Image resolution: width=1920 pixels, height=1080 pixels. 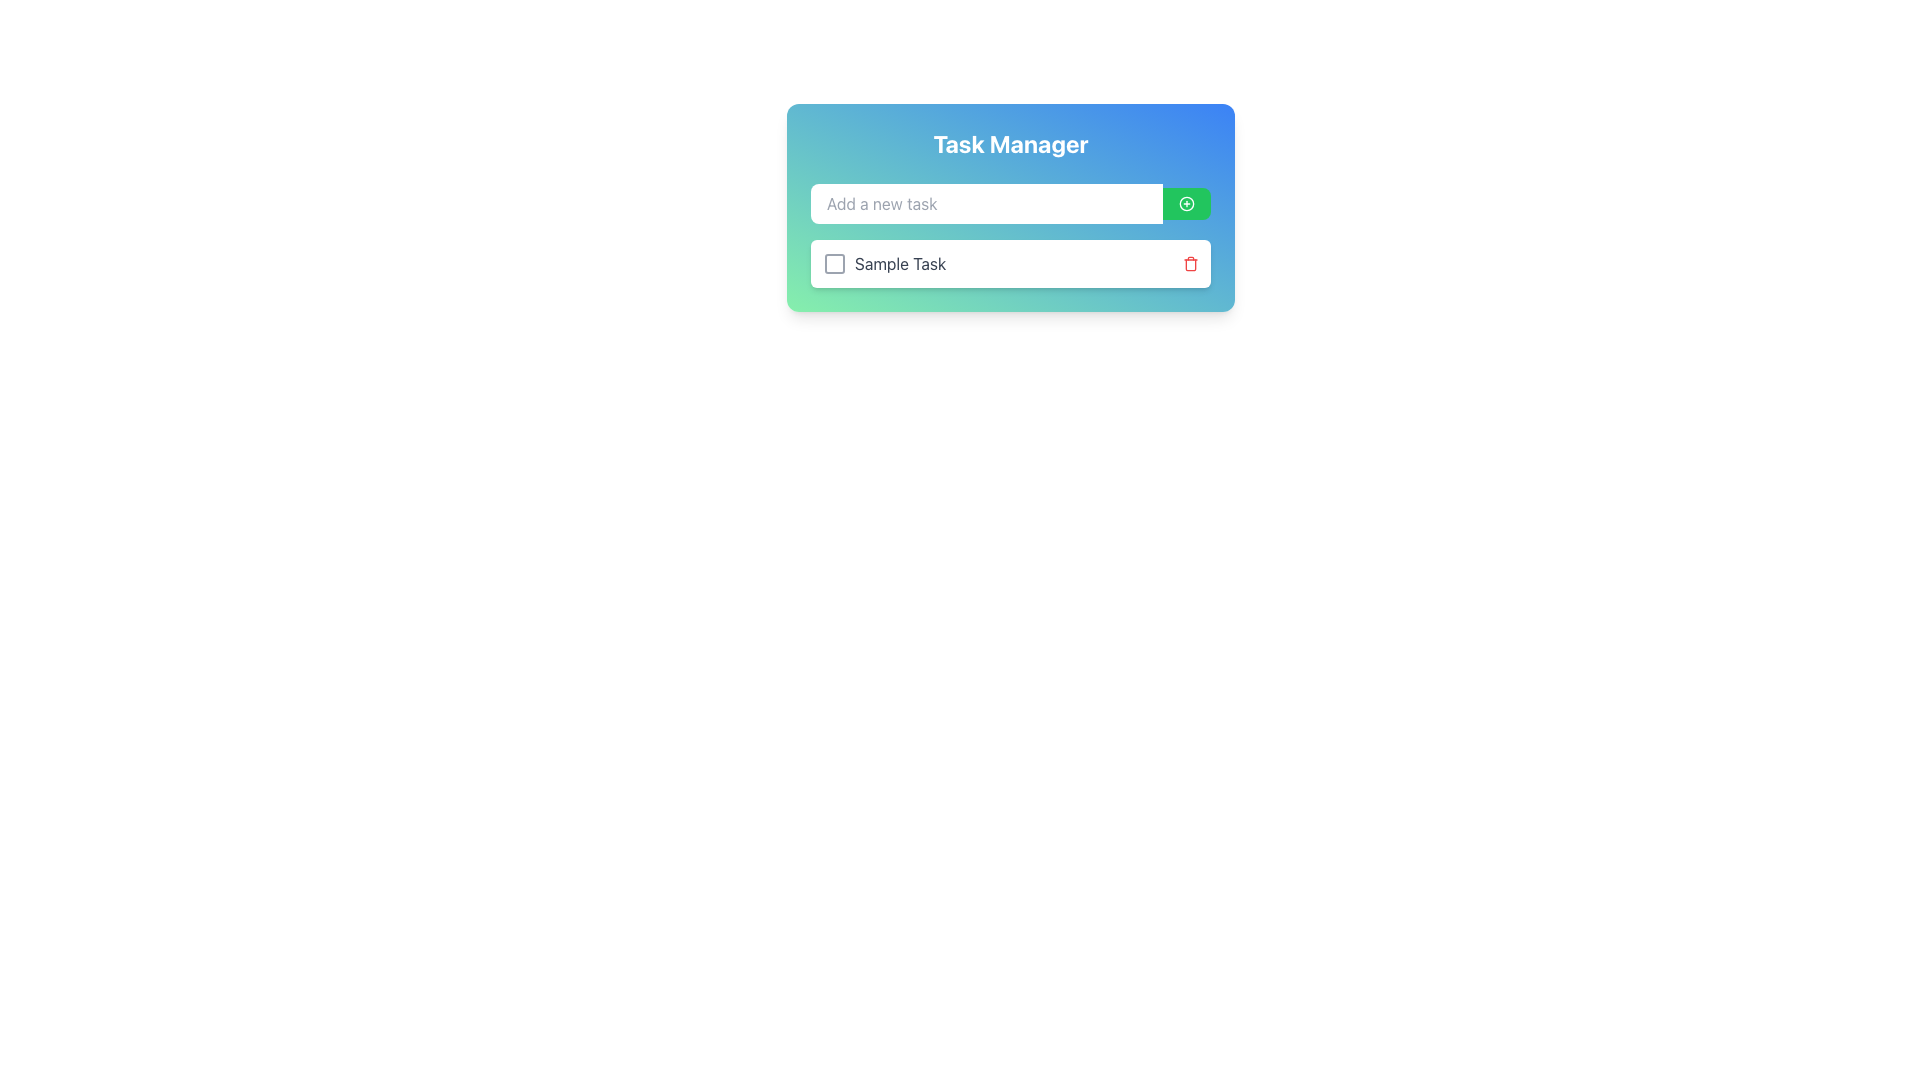 I want to click on the button located at the right end of the input field labeled 'Add a new task', so click(x=1186, y=204).